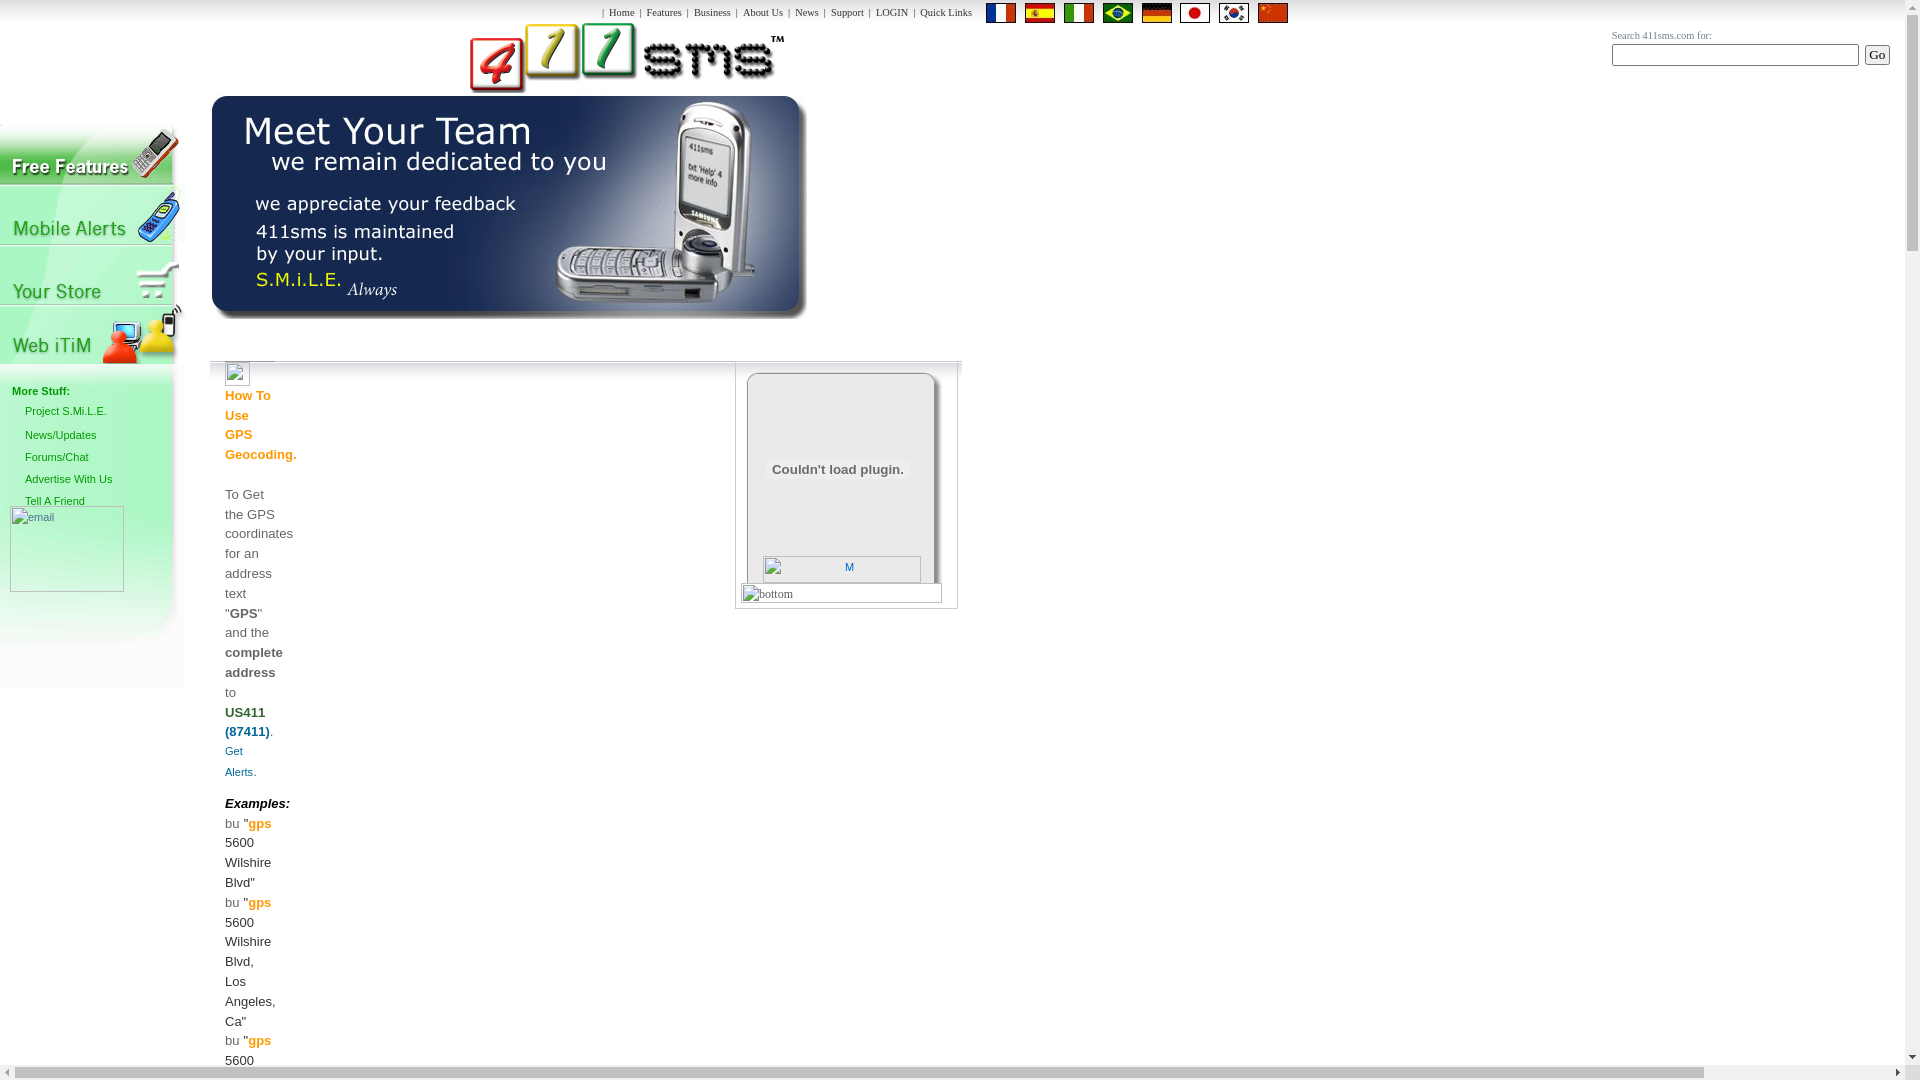  I want to click on 'MVNO Solutions', so click(91, 153).